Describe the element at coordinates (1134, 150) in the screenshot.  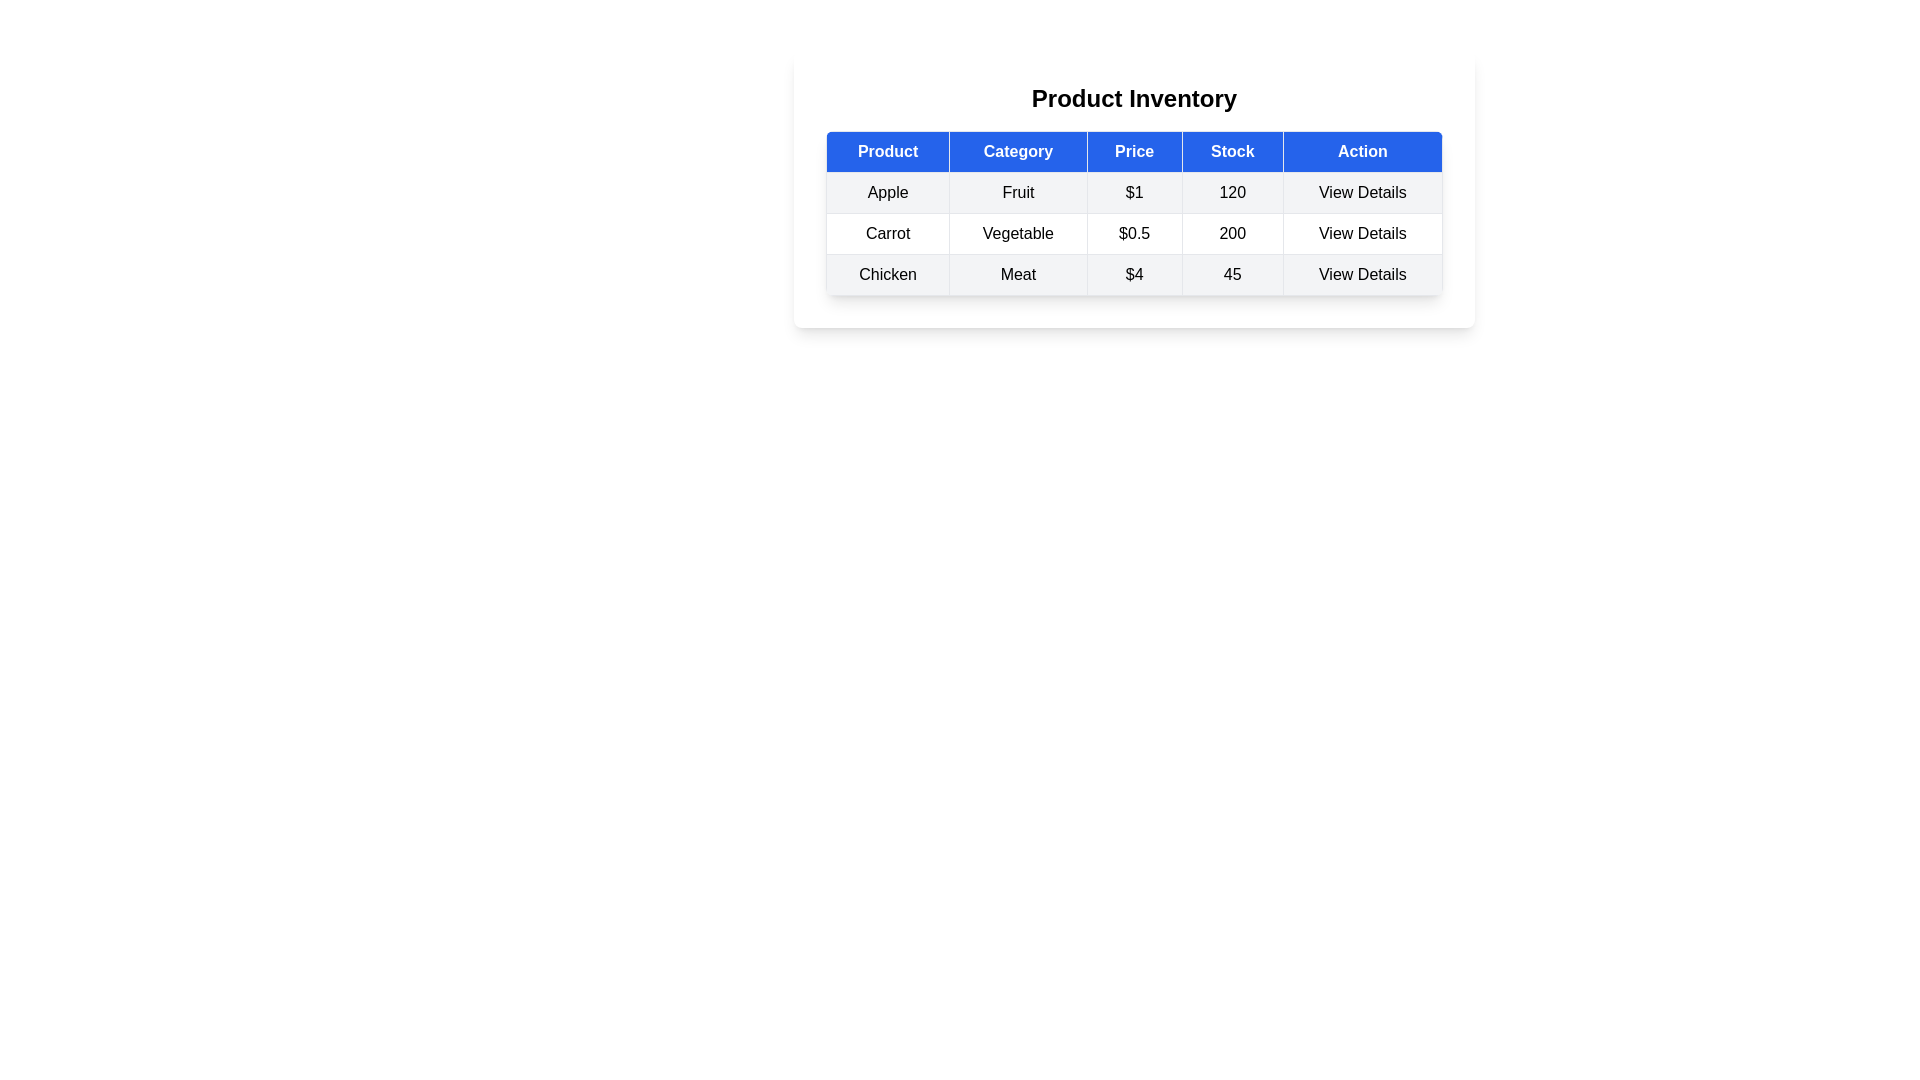
I see `the column header Price to inspect it` at that location.